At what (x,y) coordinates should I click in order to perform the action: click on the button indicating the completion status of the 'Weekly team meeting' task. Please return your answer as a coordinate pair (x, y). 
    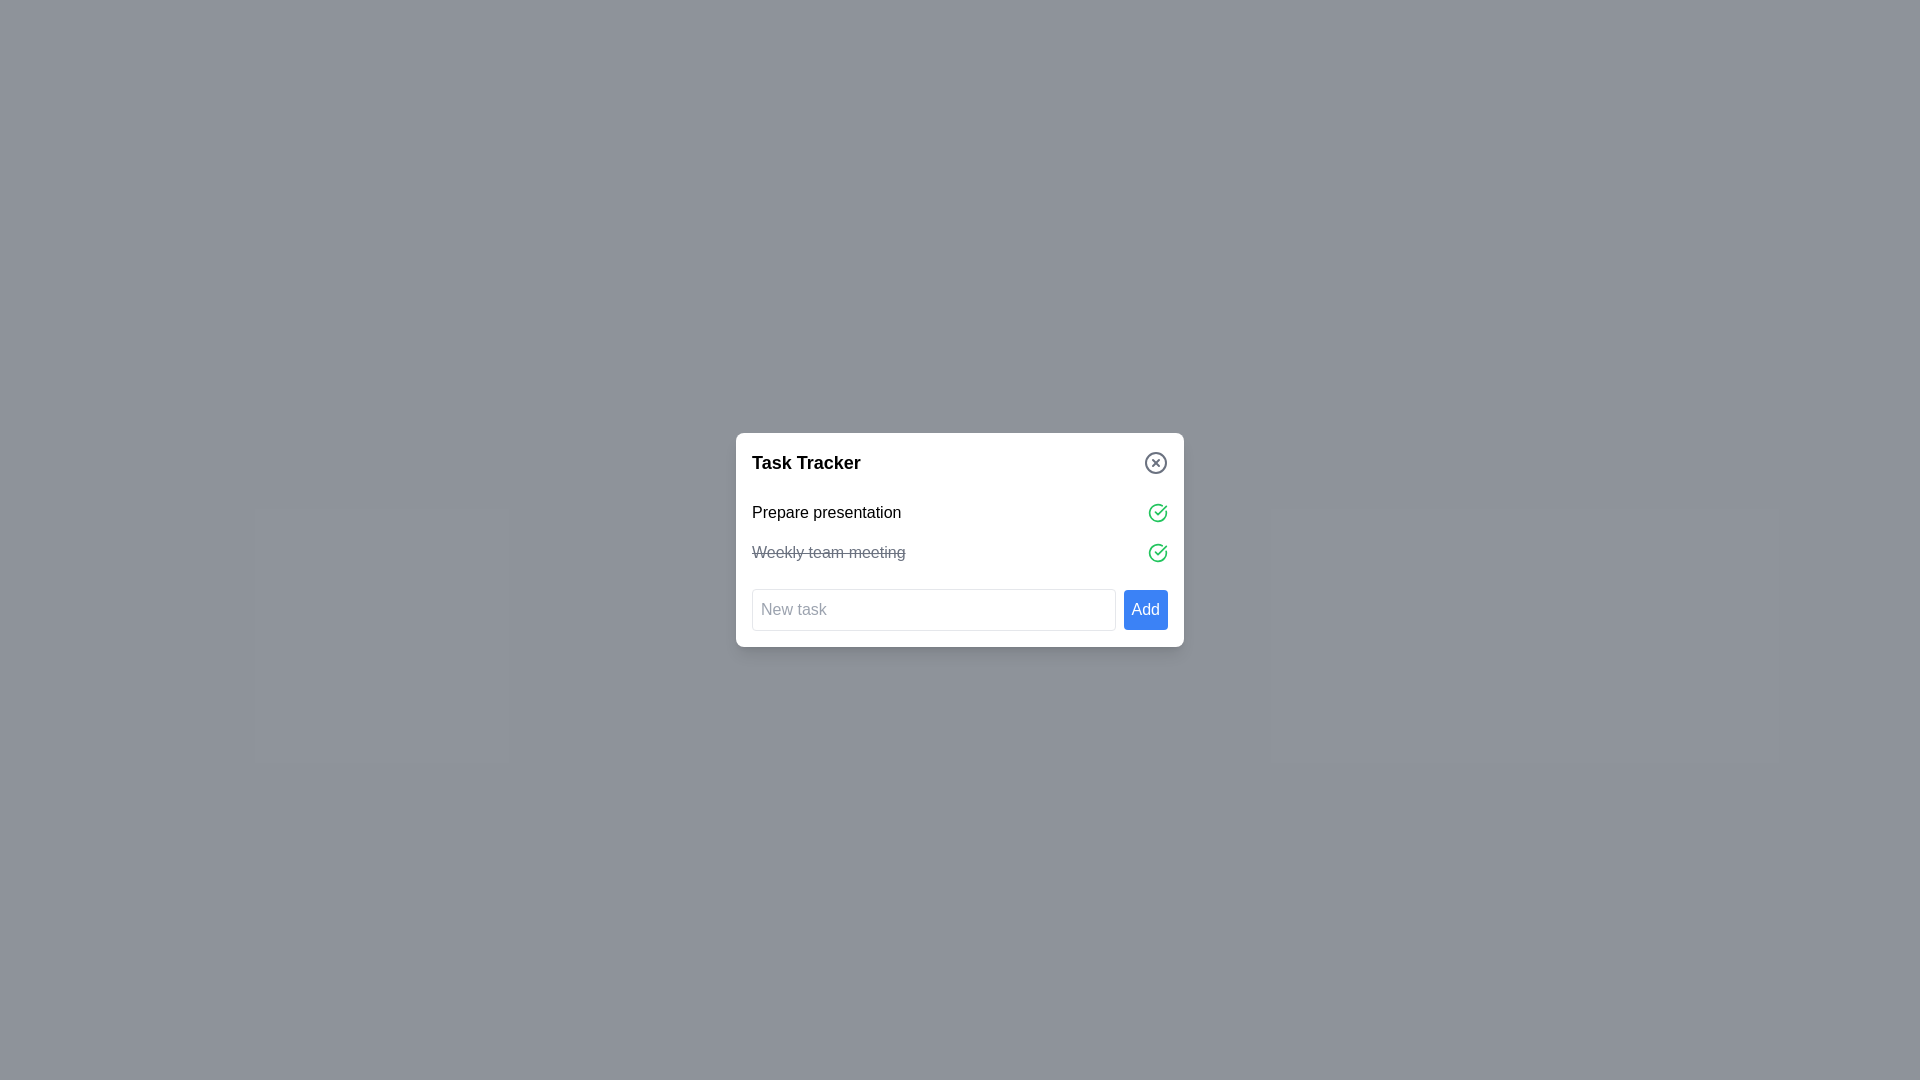
    Looking at the image, I should click on (1157, 552).